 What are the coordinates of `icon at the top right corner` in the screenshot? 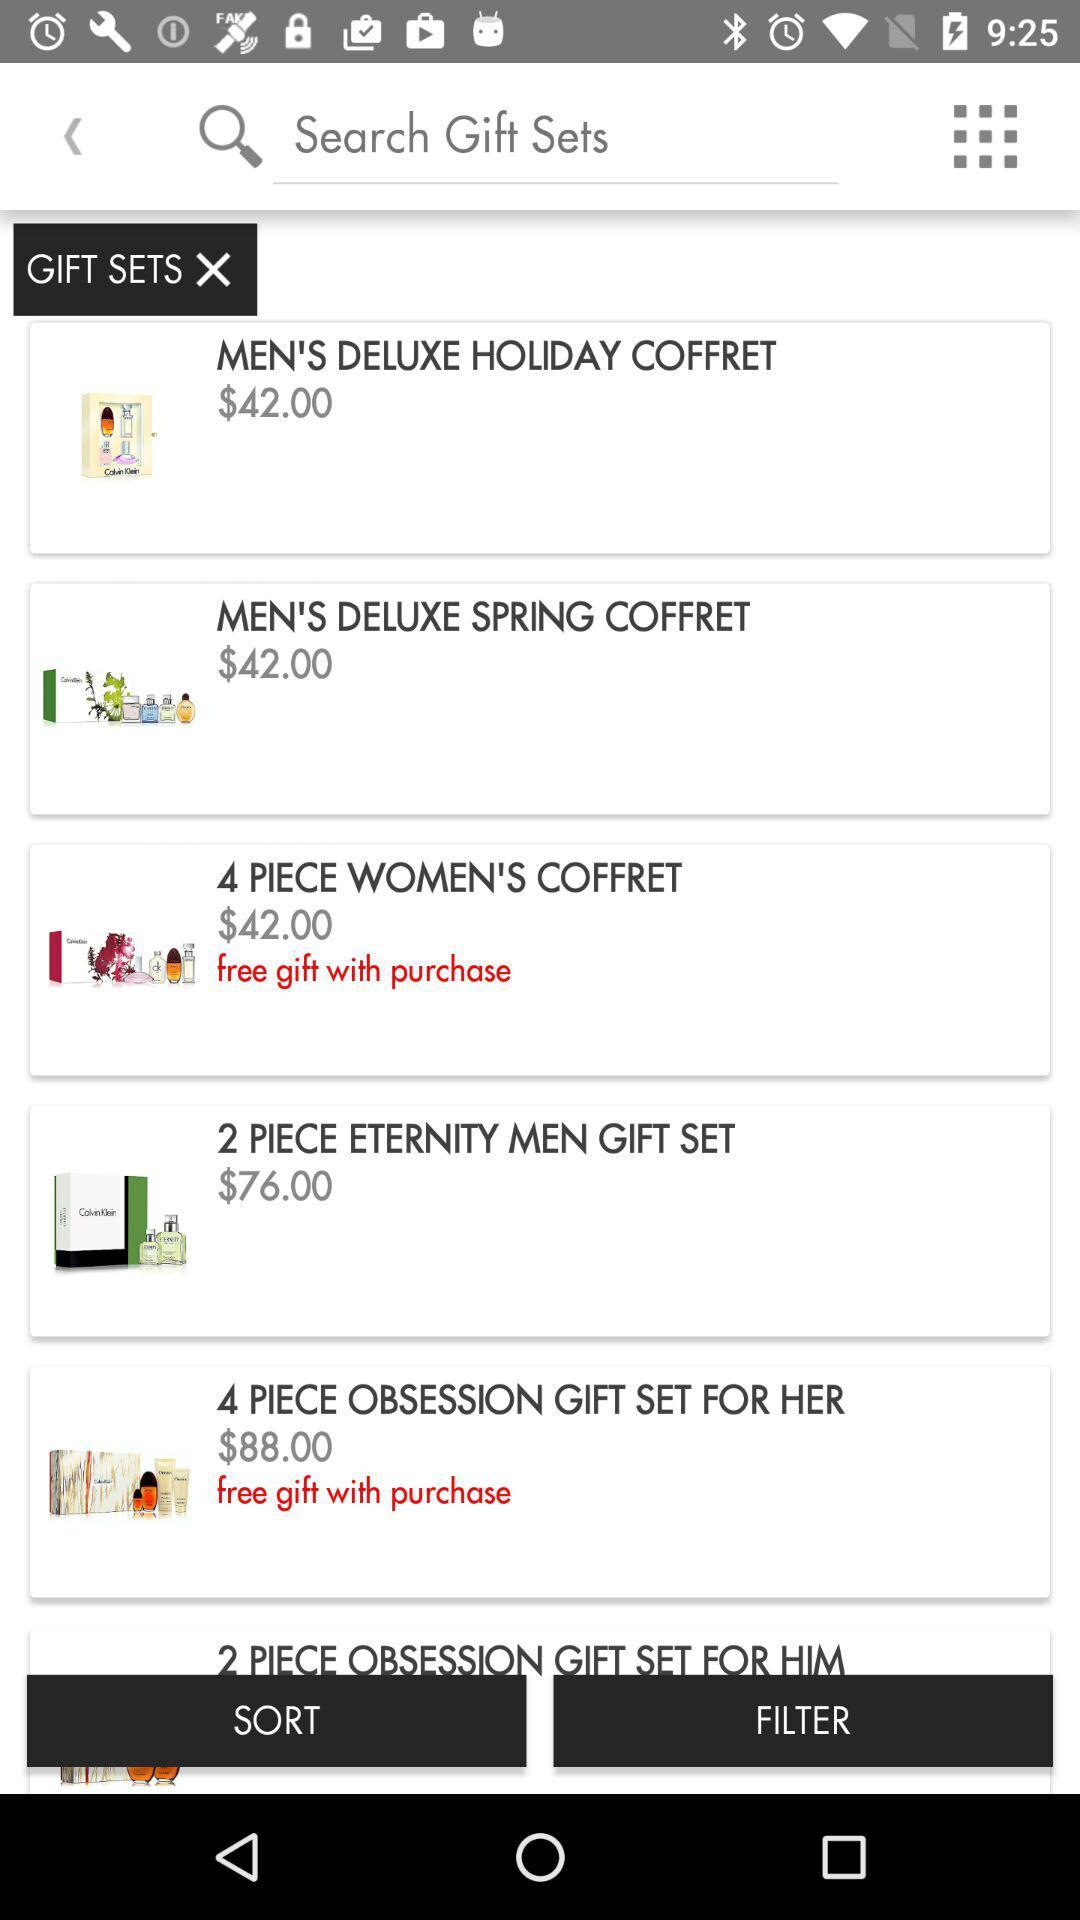 It's located at (984, 135).